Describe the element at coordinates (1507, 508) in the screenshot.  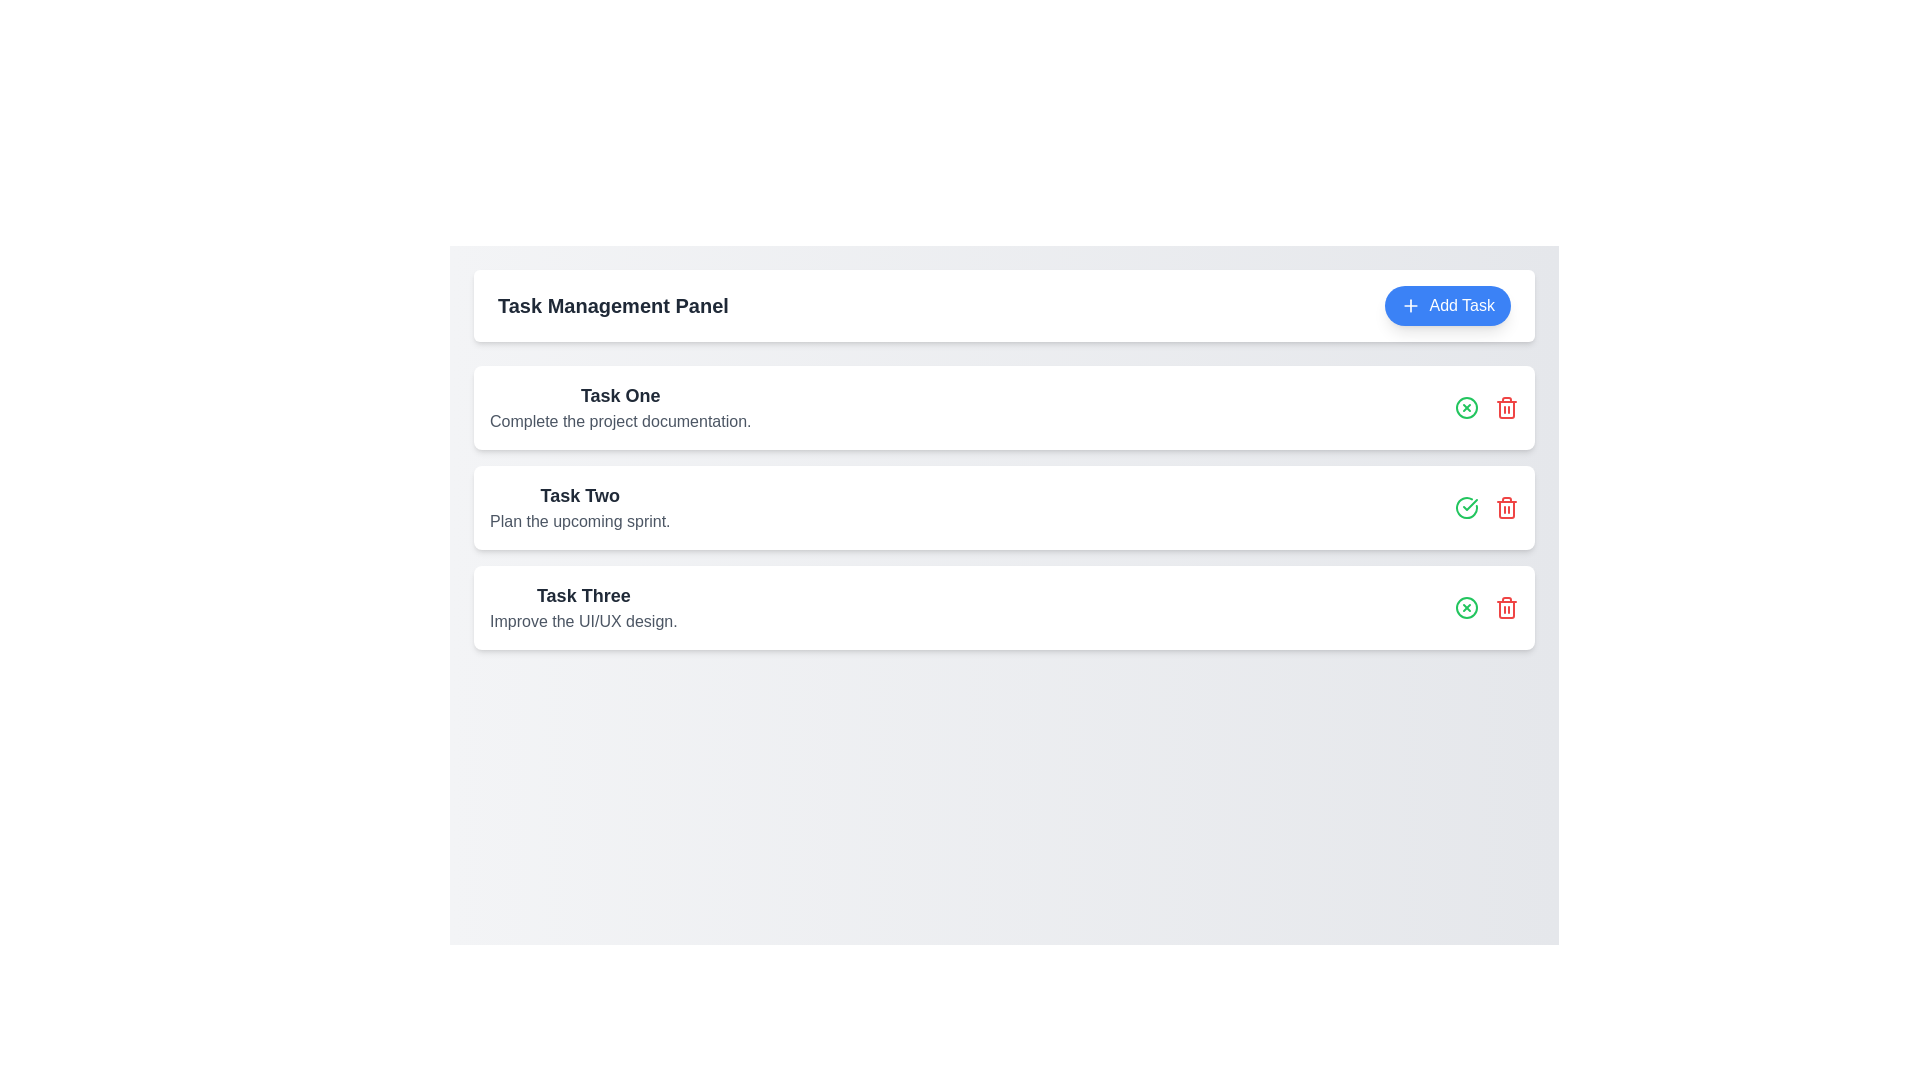
I see `the trash icon button located at the far right of the third row in the task list` at that location.